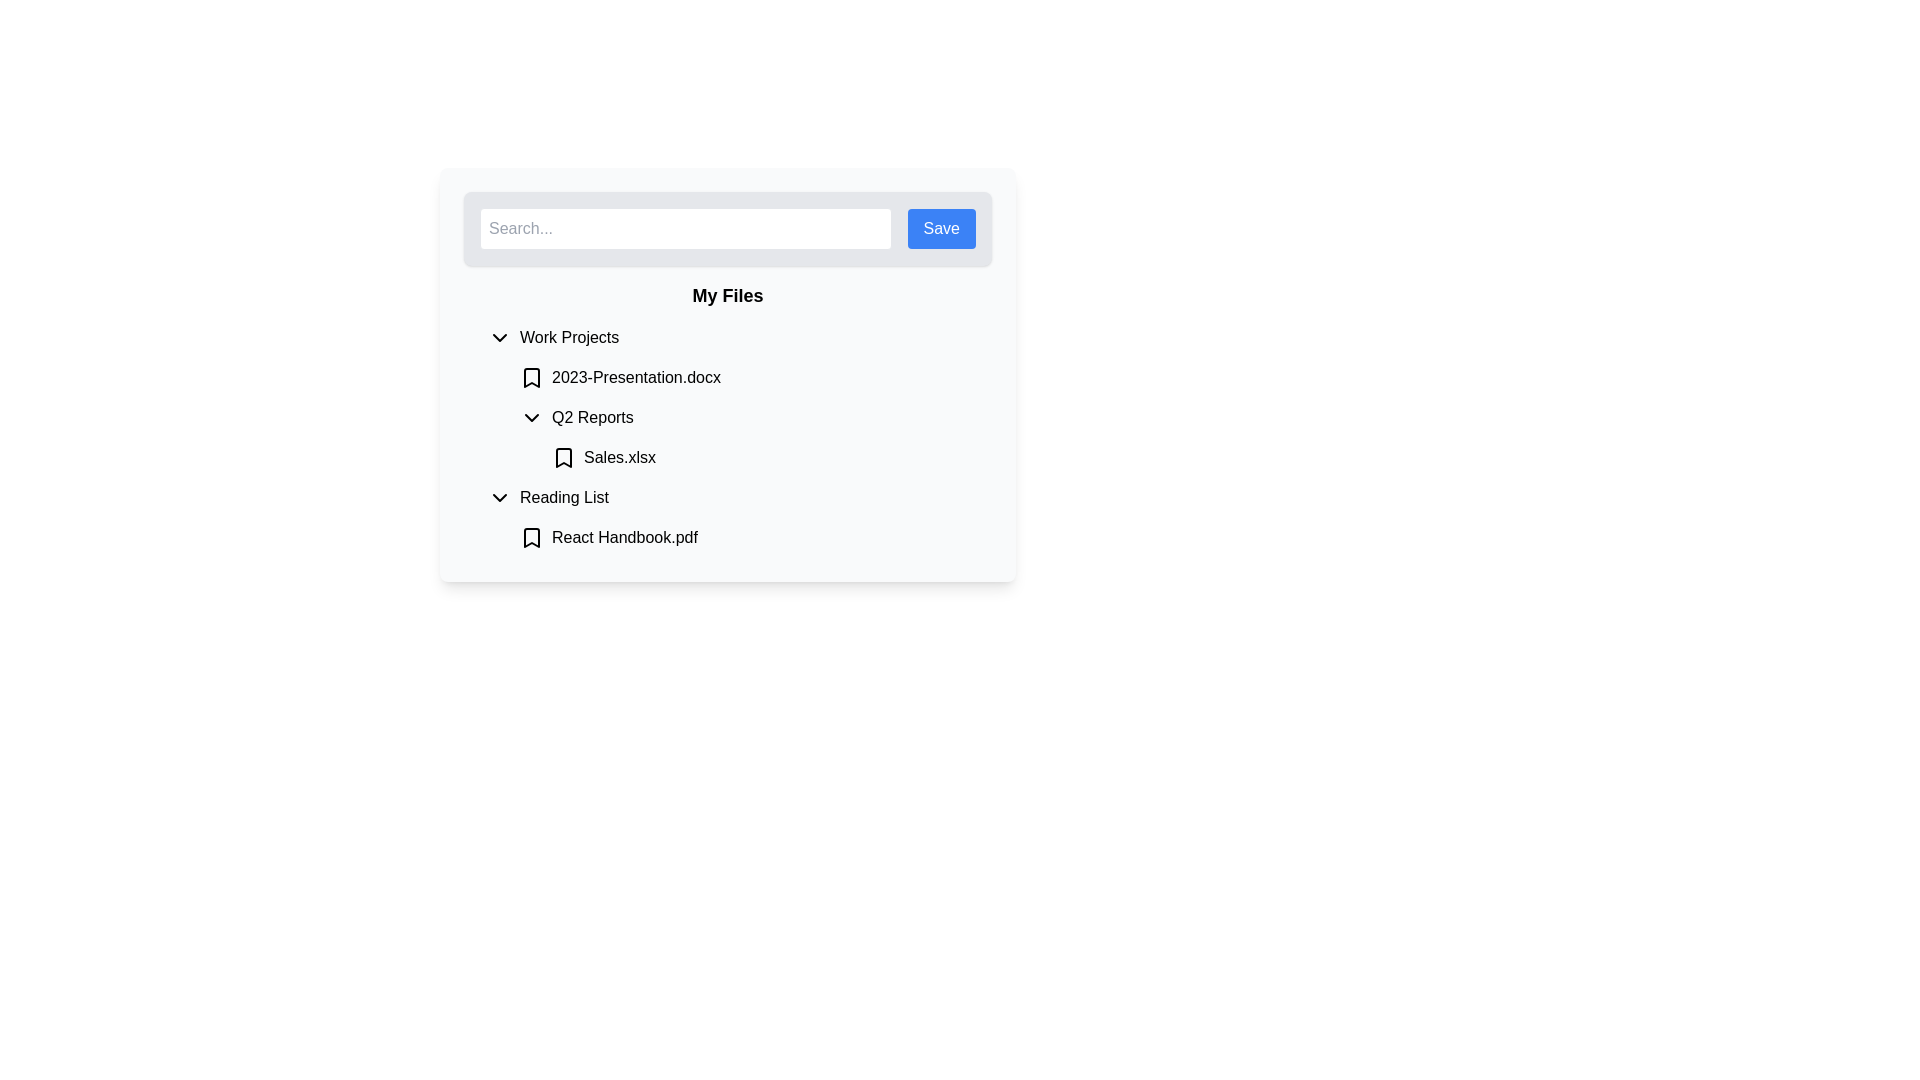  Describe the element at coordinates (734, 397) in the screenshot. I see `the collapsible file folder labeled 'Work Projects'` at that location.